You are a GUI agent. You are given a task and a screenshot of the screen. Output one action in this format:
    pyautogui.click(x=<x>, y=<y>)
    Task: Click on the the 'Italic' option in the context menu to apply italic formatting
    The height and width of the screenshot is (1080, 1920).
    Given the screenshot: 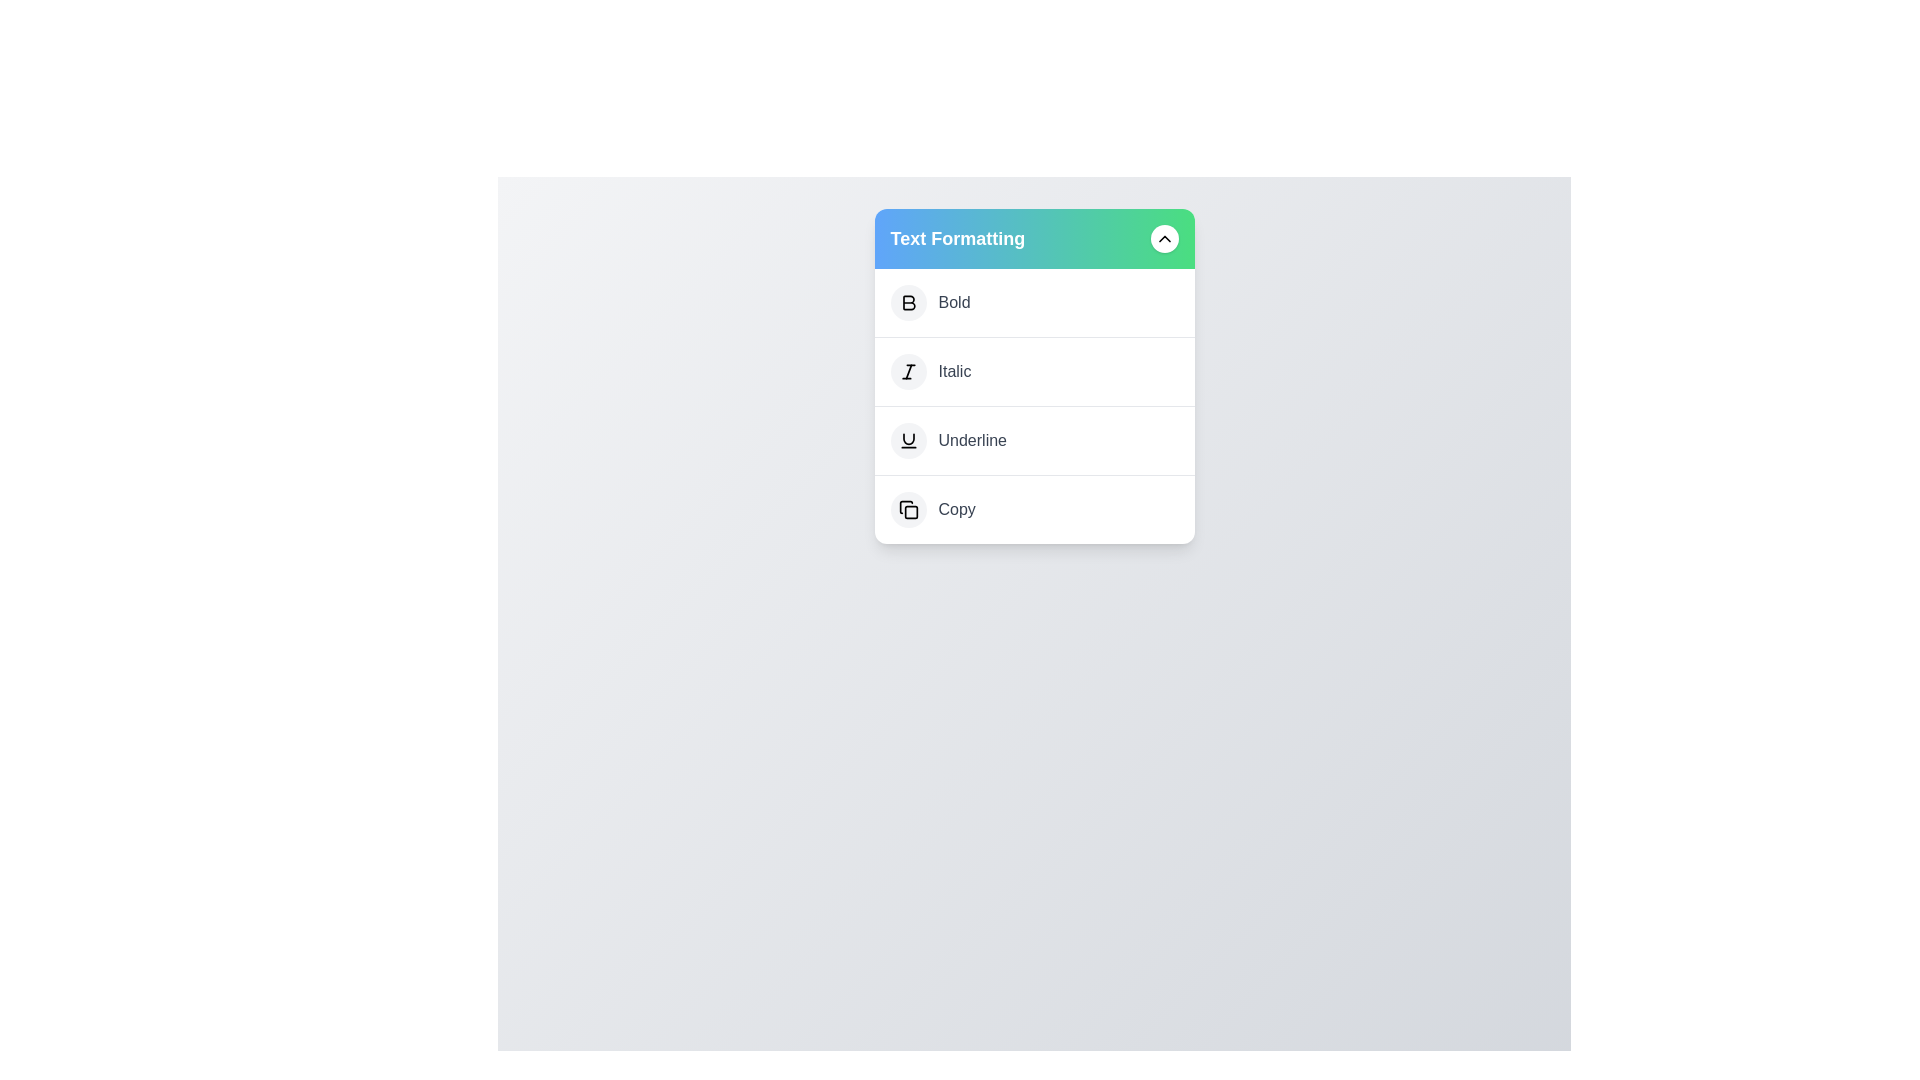 What is the action you would take?
    pyautogui.click(x=907, y=371)
    